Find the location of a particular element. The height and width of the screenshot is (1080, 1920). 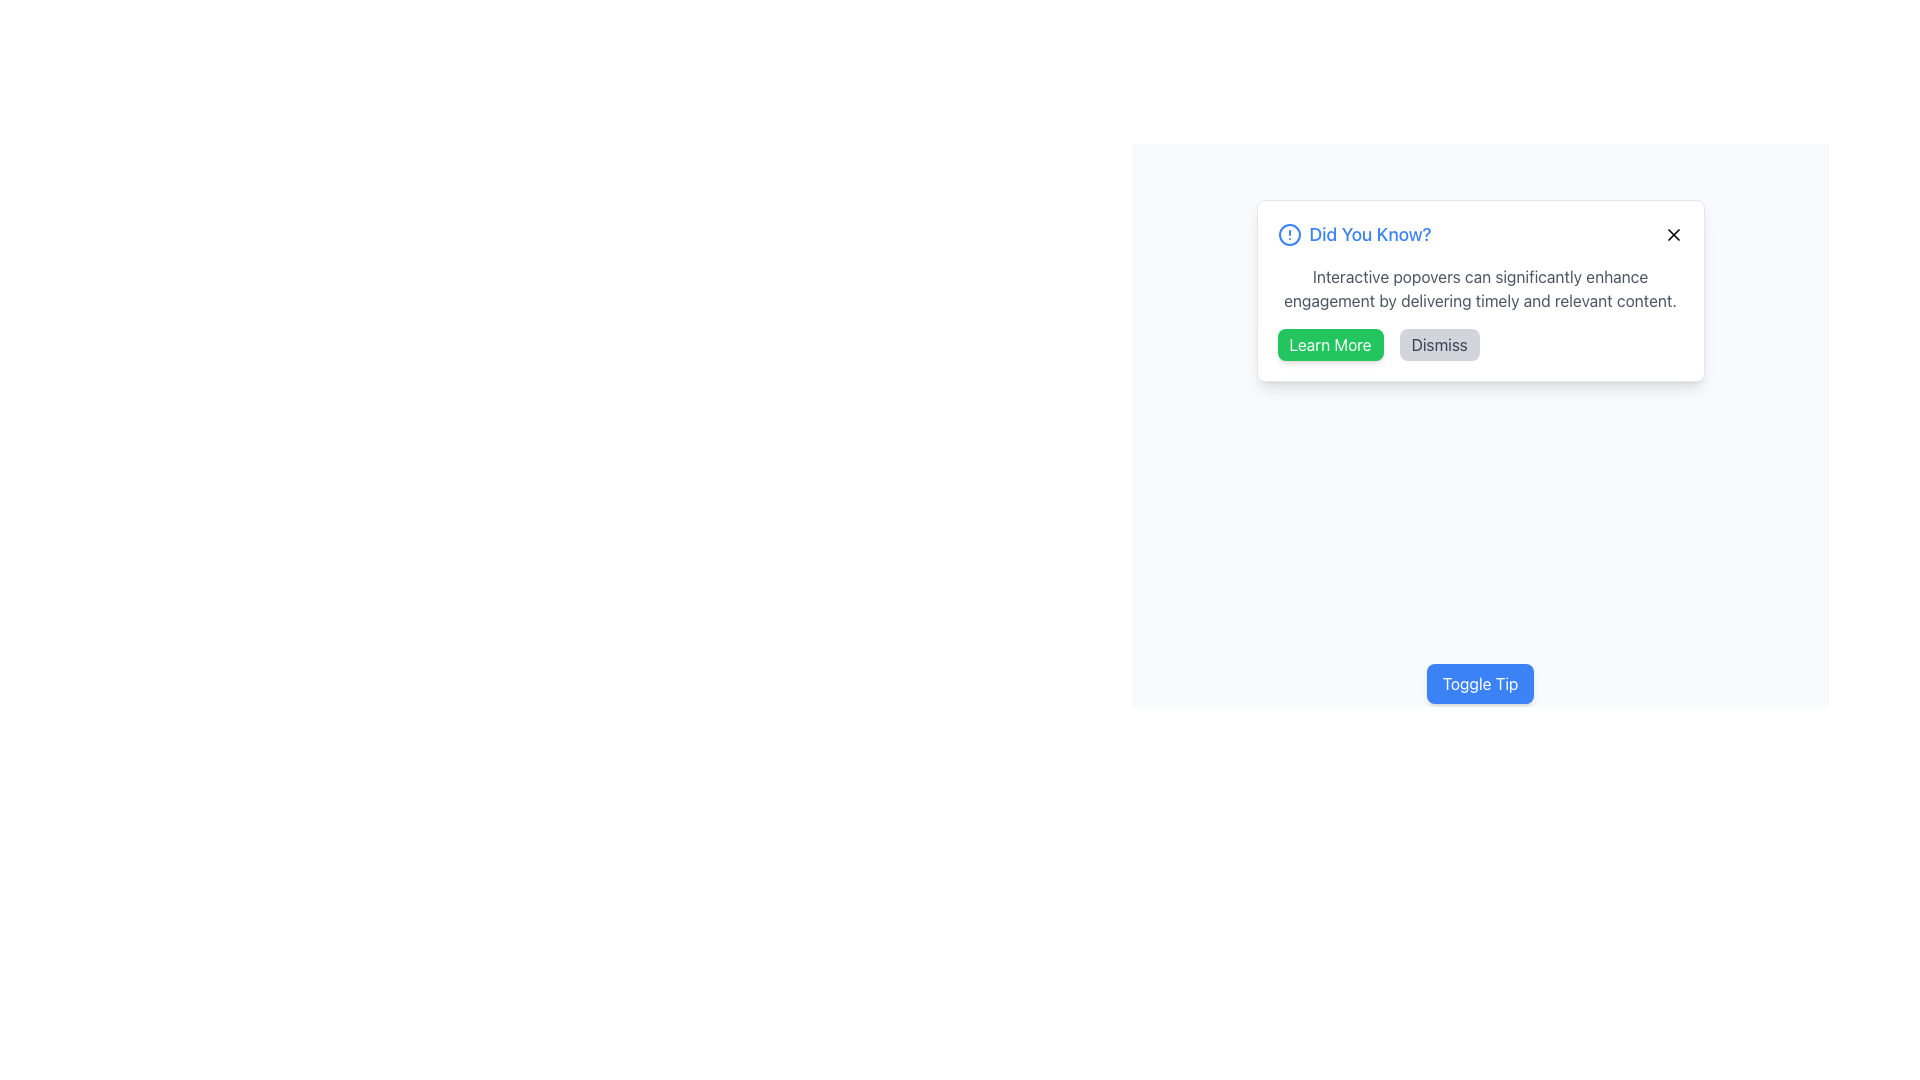

the diagonal cross (X) icon located at the top-right corner of the 'Did You Know?' pop-up box is located at coordinates (1673, 234).